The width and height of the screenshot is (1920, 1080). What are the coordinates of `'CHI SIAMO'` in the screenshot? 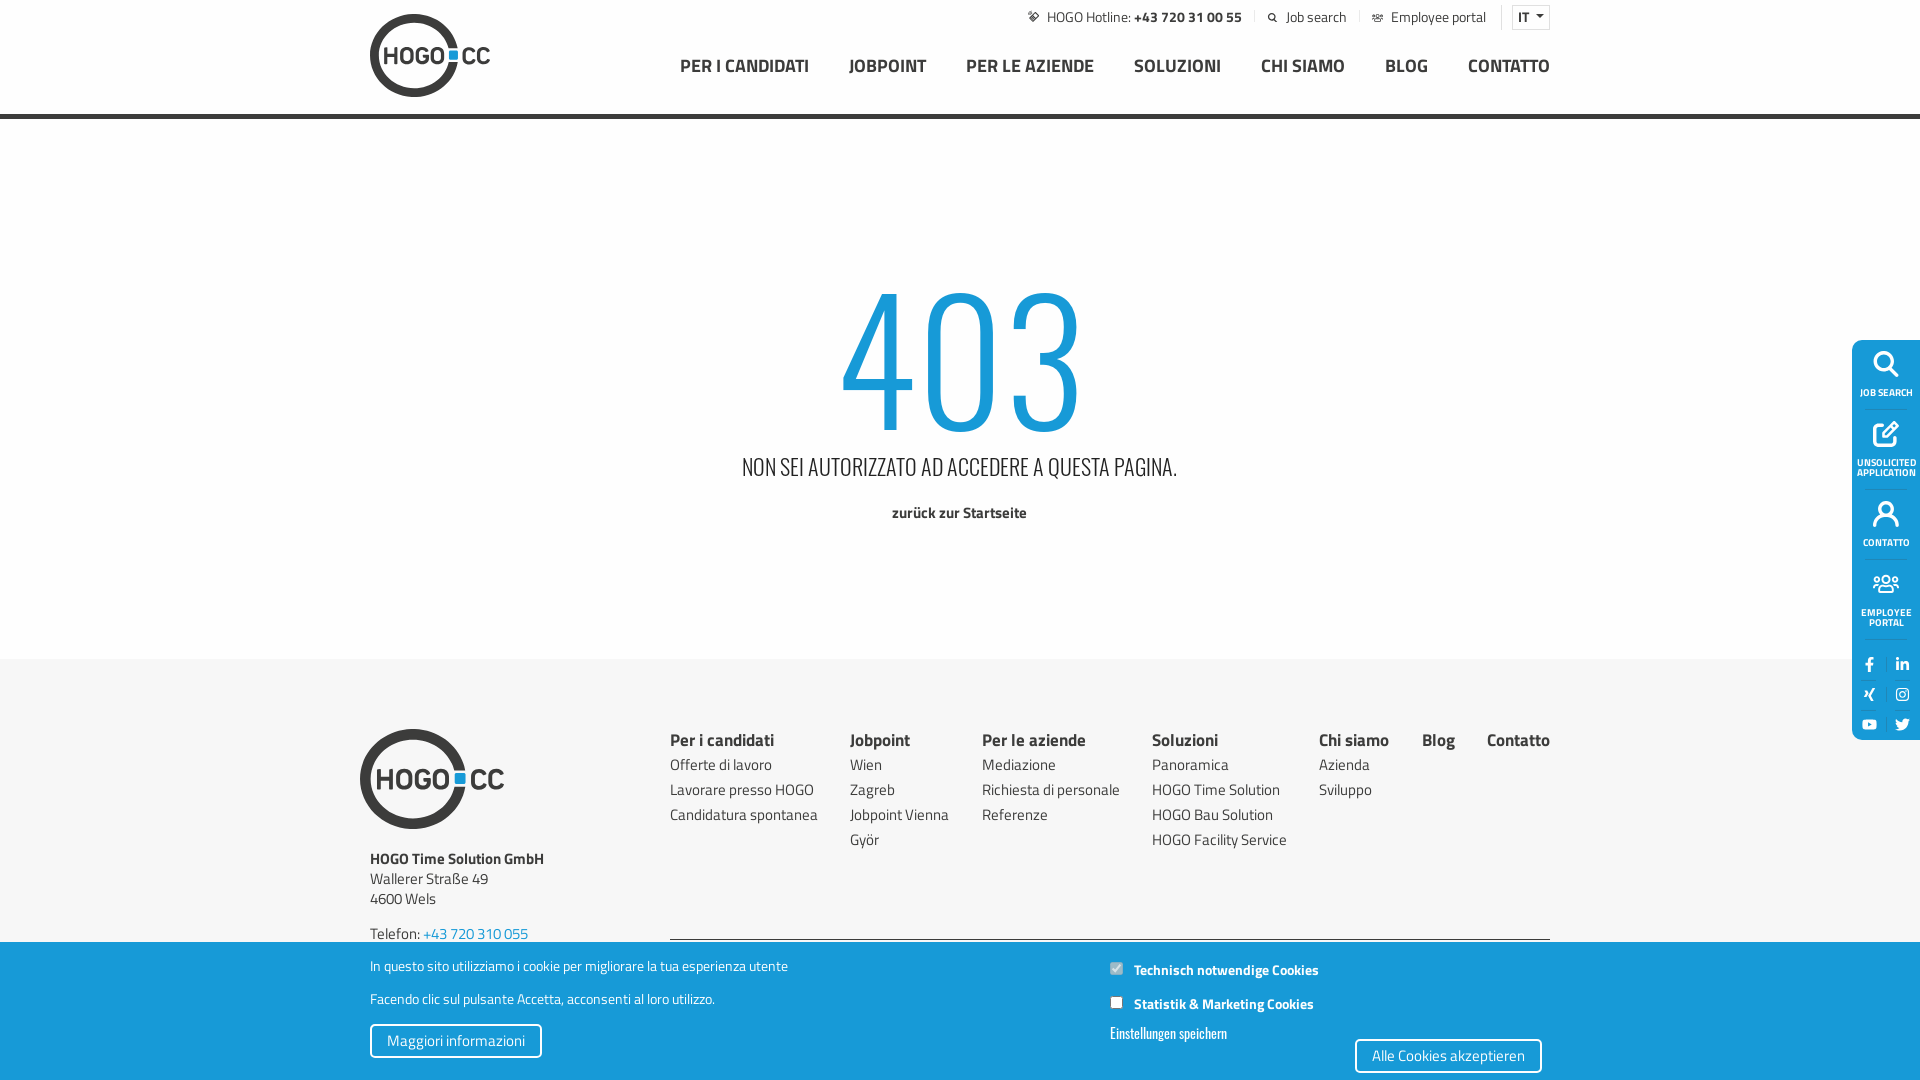 It's located at (1302, 78).